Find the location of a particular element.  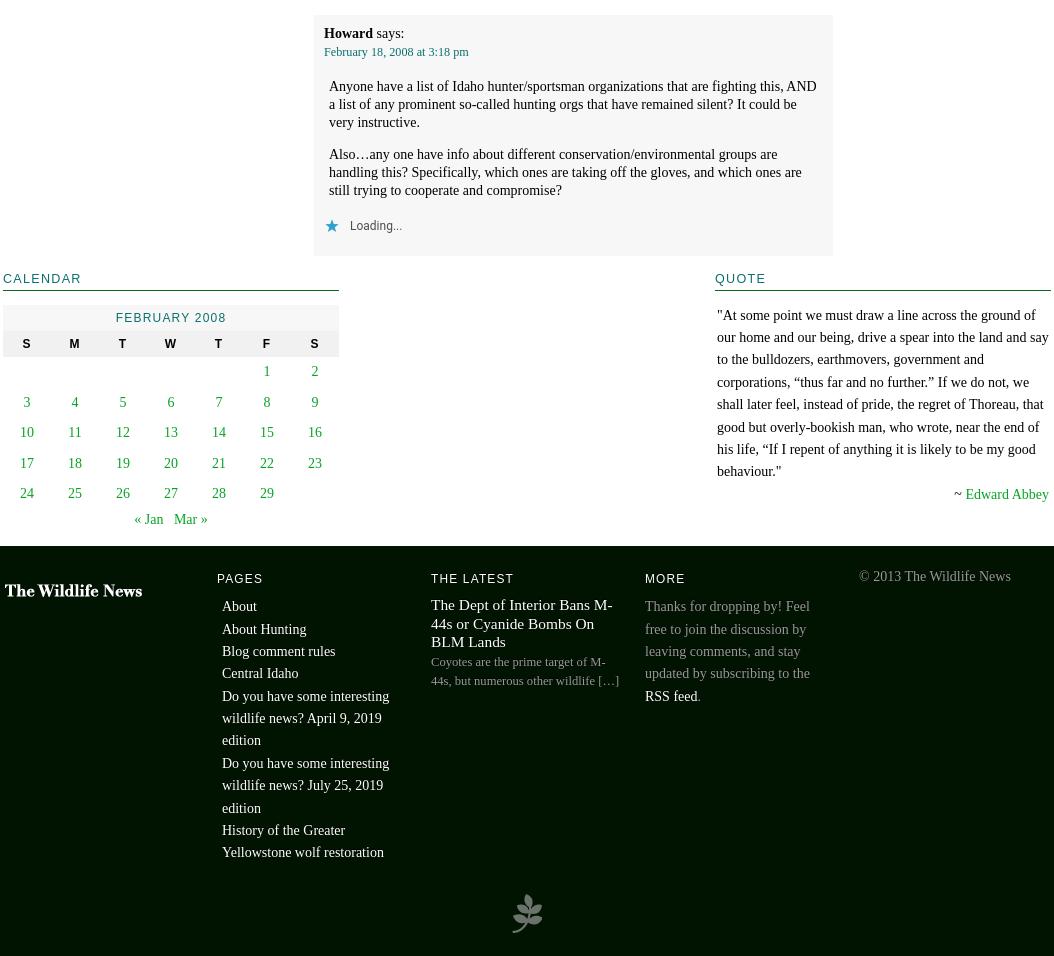

'‎"At some point we must draw a line across the ground of our home and our being, drive a spear into the land and say to the bulldozers, earthmovers, government and corporations, “thus far and no further.” If we do not, we shall later feel, instead of pride, the regret of Thoreau, that good but overly-bookish man, who wrote, near the end of his life, “If I repent of anything it is likely to be my good behaviour."' is located at coordinates (882, 393).